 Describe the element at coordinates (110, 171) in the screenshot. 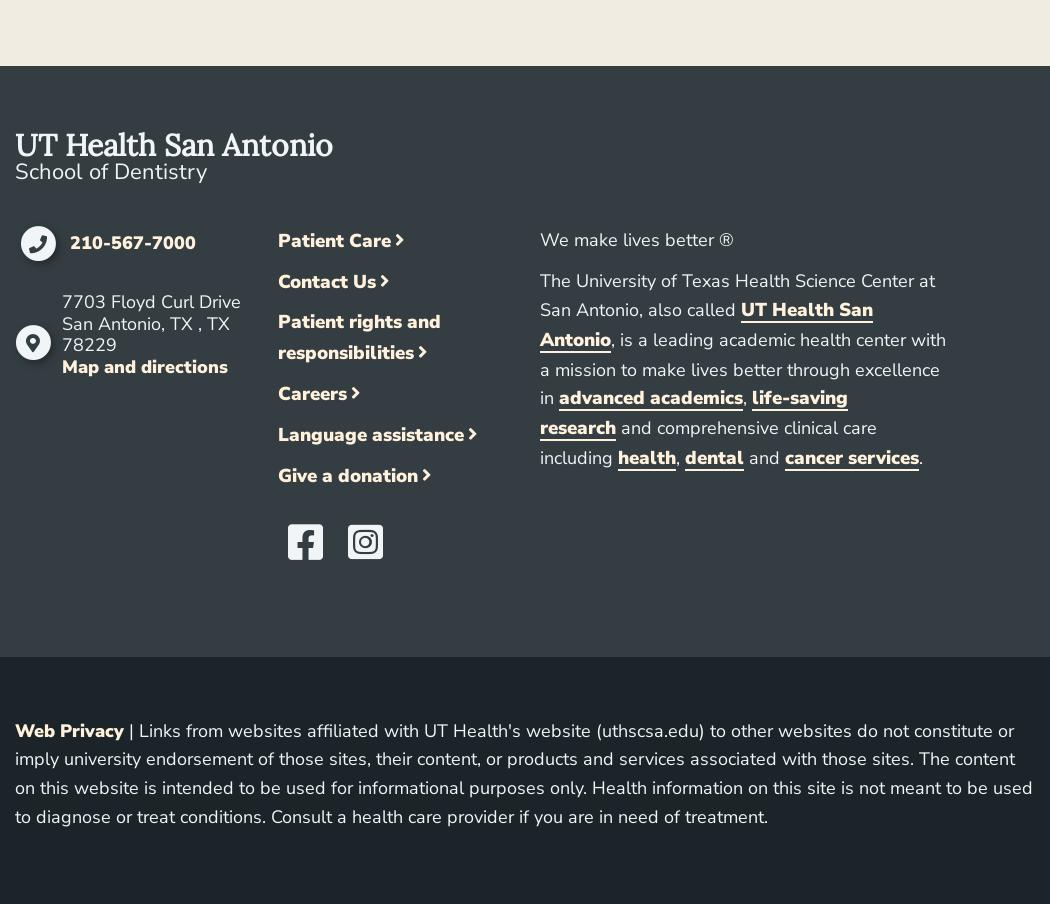

I see `'School of Dentistry'` at that location.